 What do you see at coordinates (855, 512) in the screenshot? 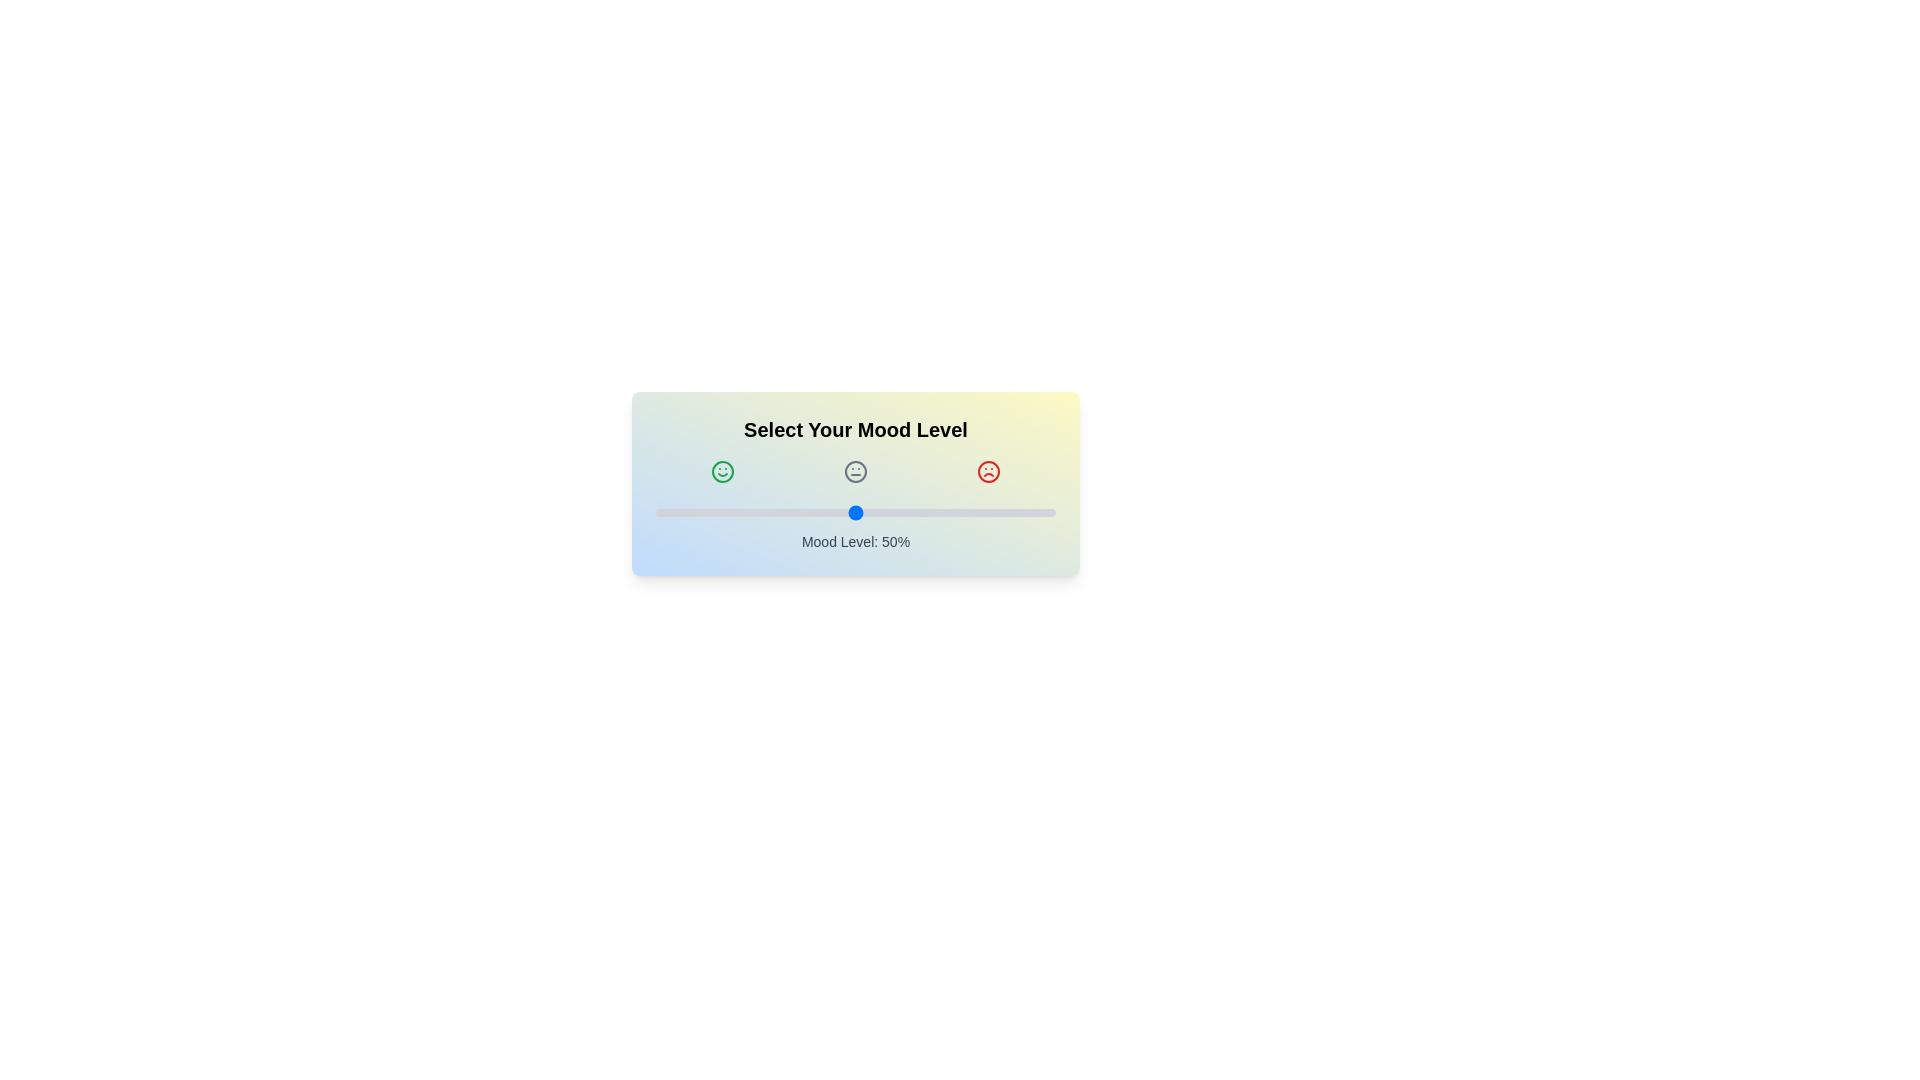
I see `the mood level` at bounding box center [855, 512].